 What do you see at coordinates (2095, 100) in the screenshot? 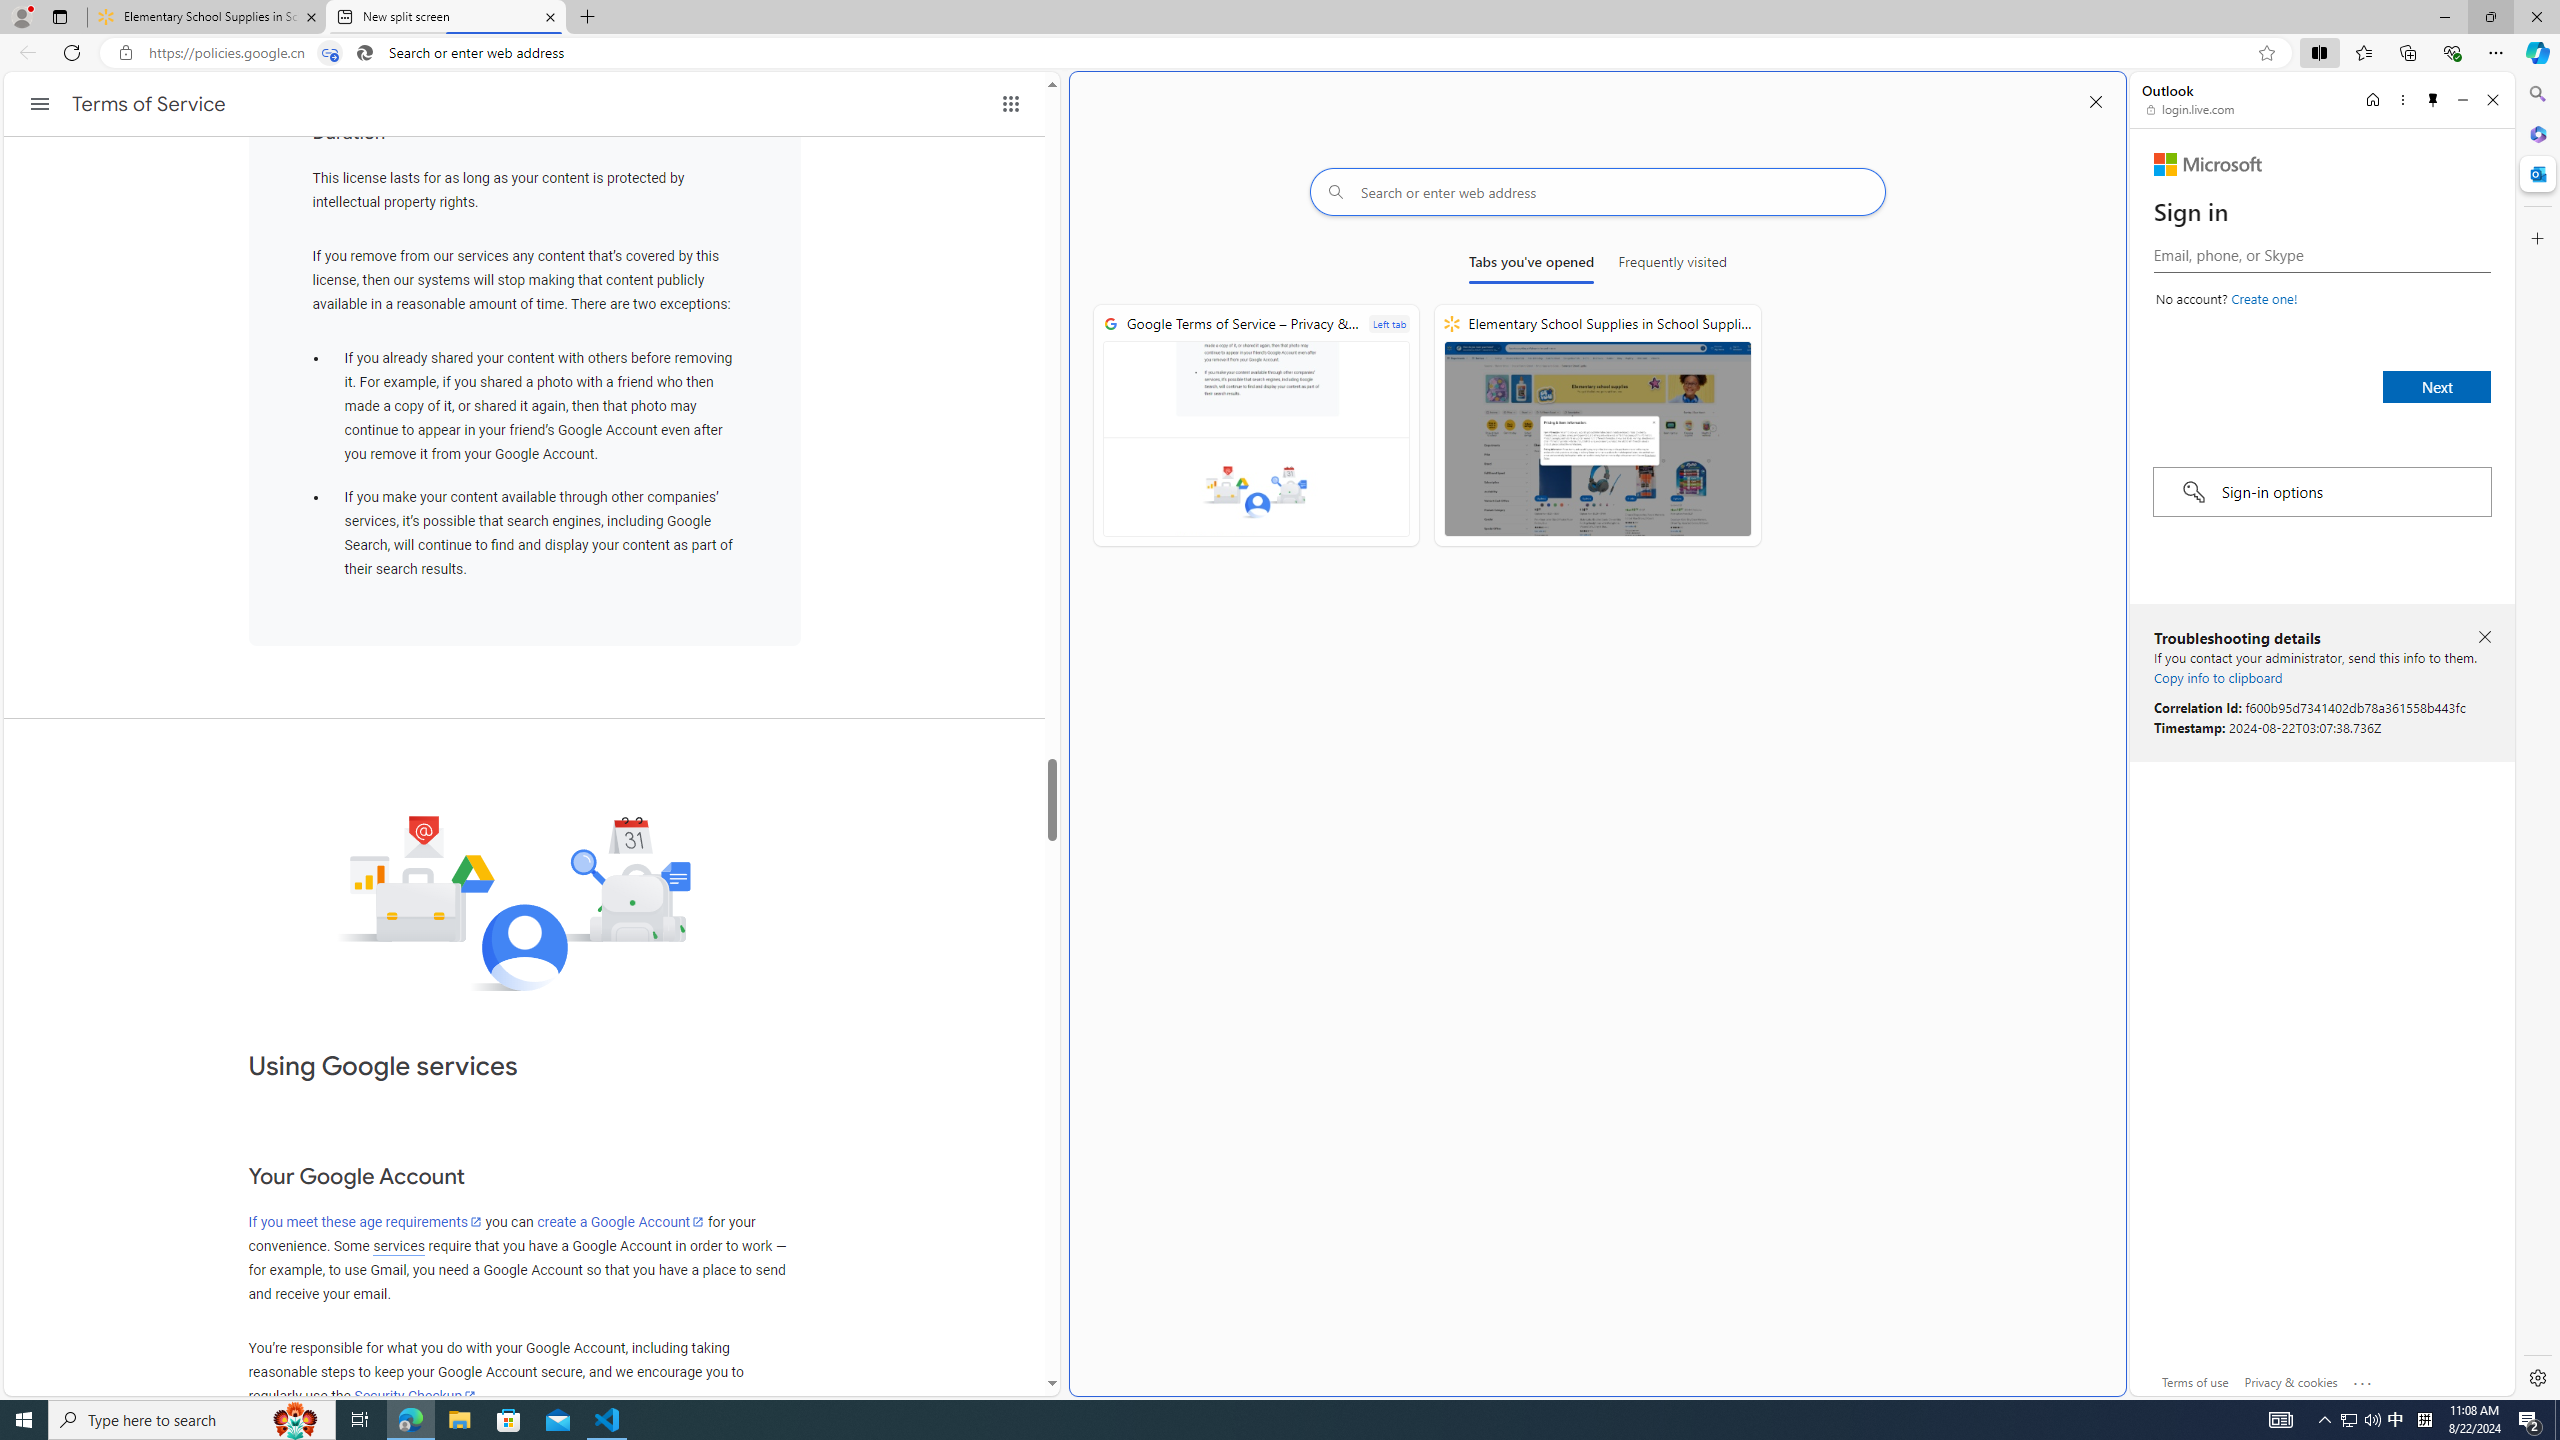
I see `'Close split screen'` at bounding box center [2095, 100].